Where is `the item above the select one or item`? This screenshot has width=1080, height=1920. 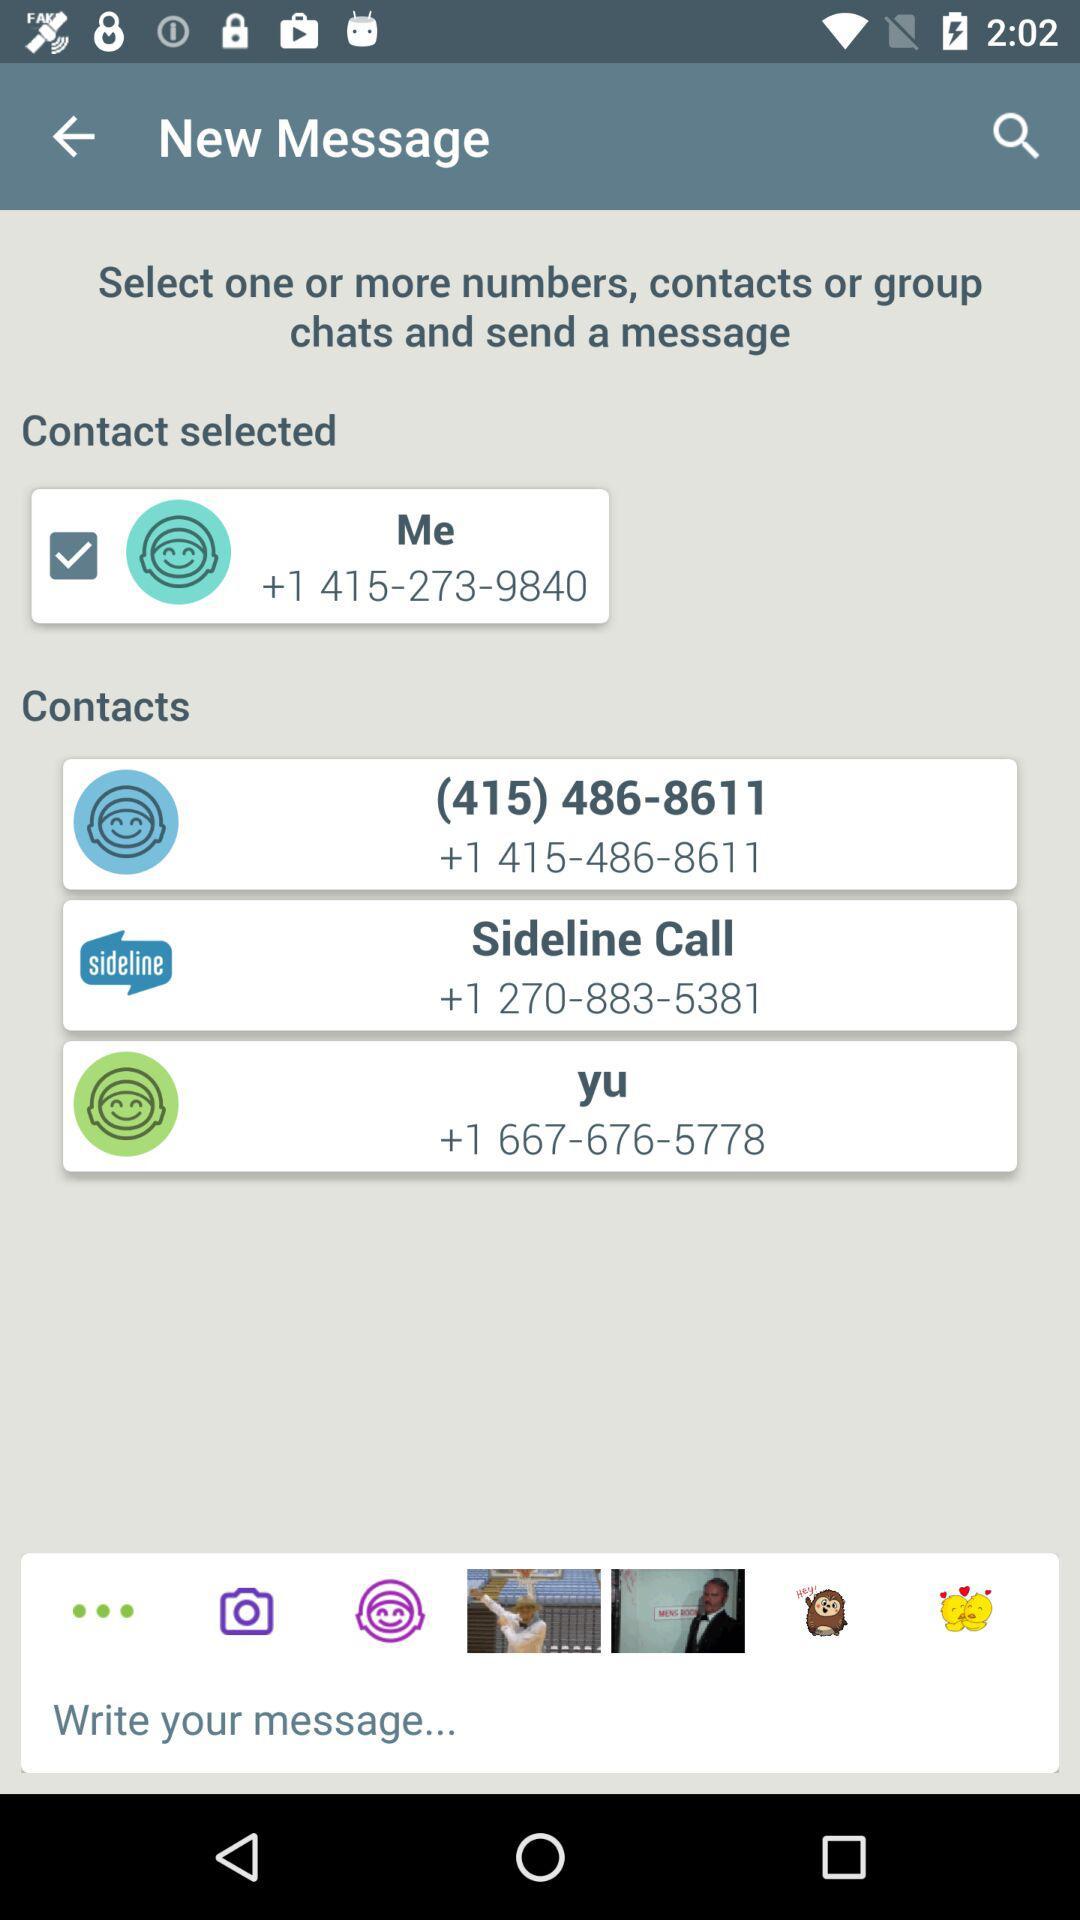 the item above the select one or item is located at coordinates (1017, 135).